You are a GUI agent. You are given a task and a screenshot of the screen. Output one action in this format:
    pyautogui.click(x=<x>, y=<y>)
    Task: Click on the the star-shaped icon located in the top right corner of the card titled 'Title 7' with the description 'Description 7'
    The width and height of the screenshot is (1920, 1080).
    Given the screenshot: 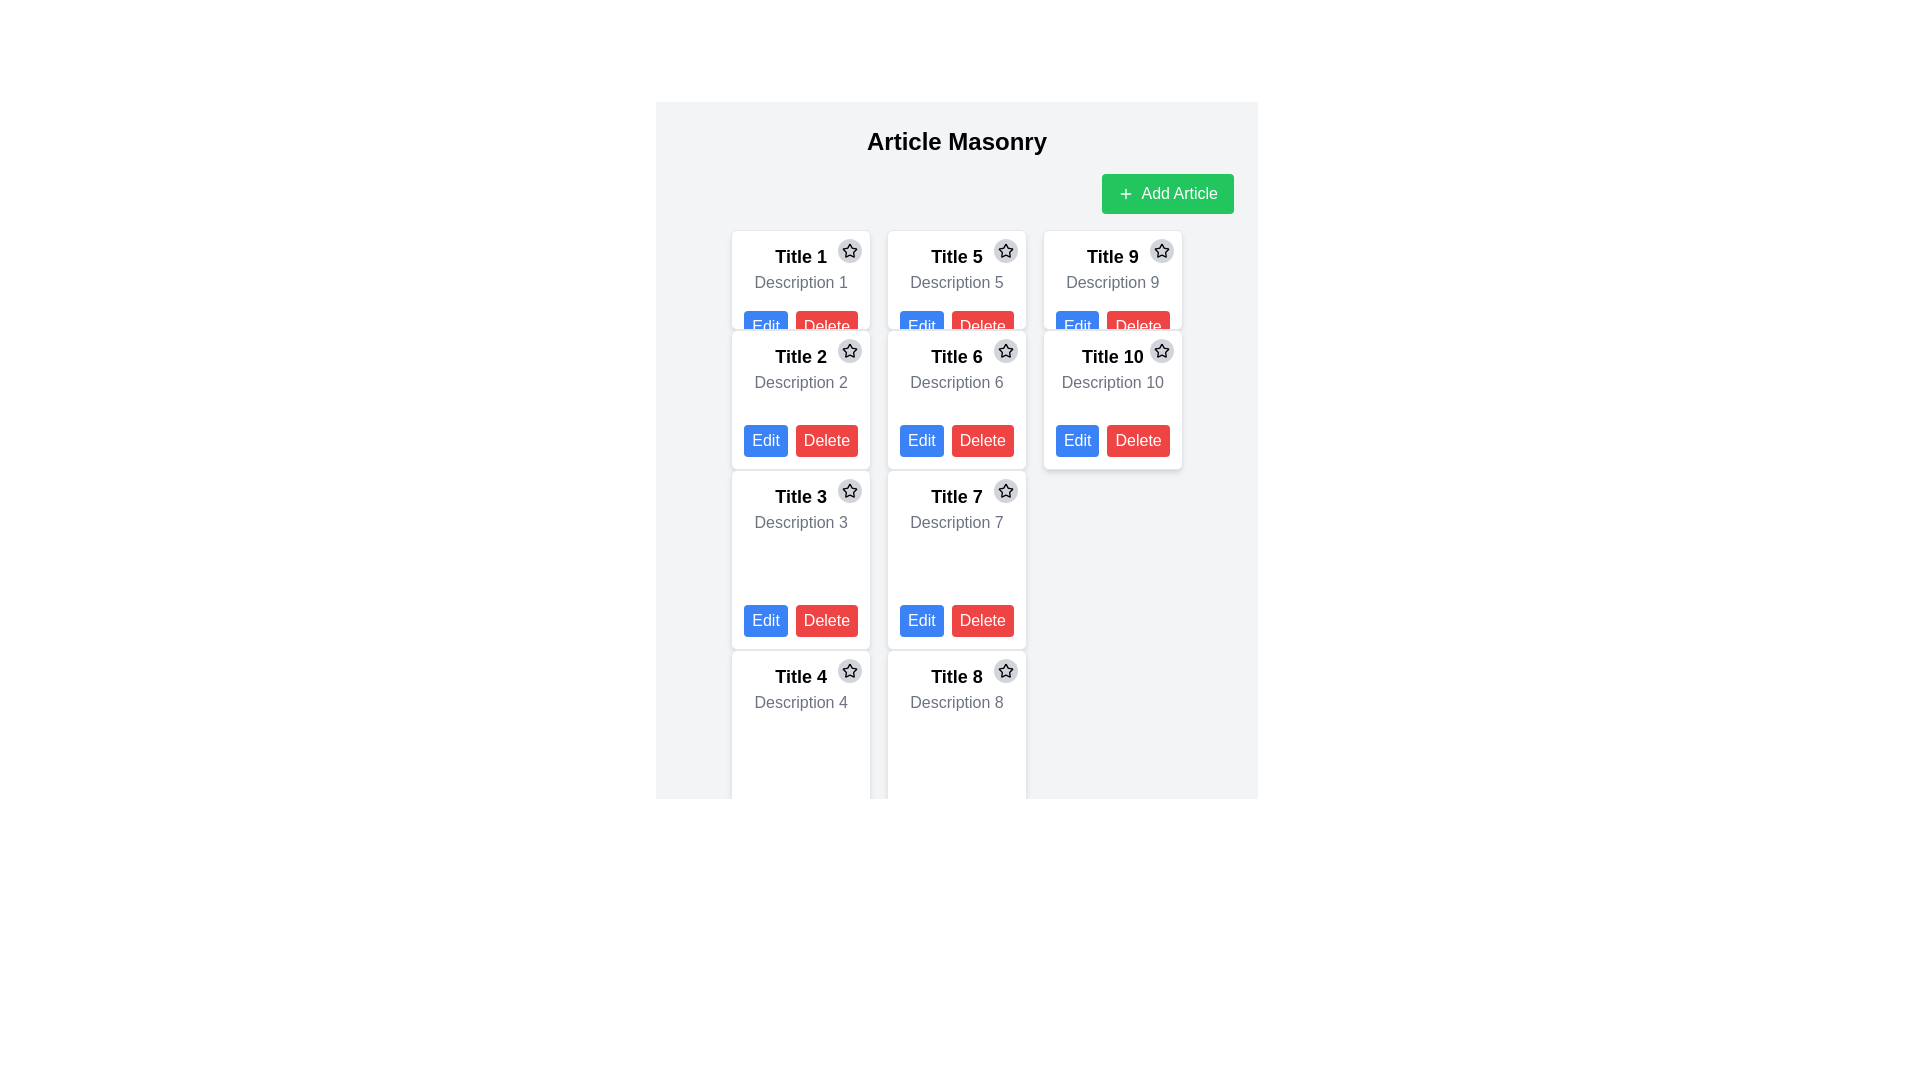 What is the action you would take?
    pyautogui.click(x=1005, y=490)
    